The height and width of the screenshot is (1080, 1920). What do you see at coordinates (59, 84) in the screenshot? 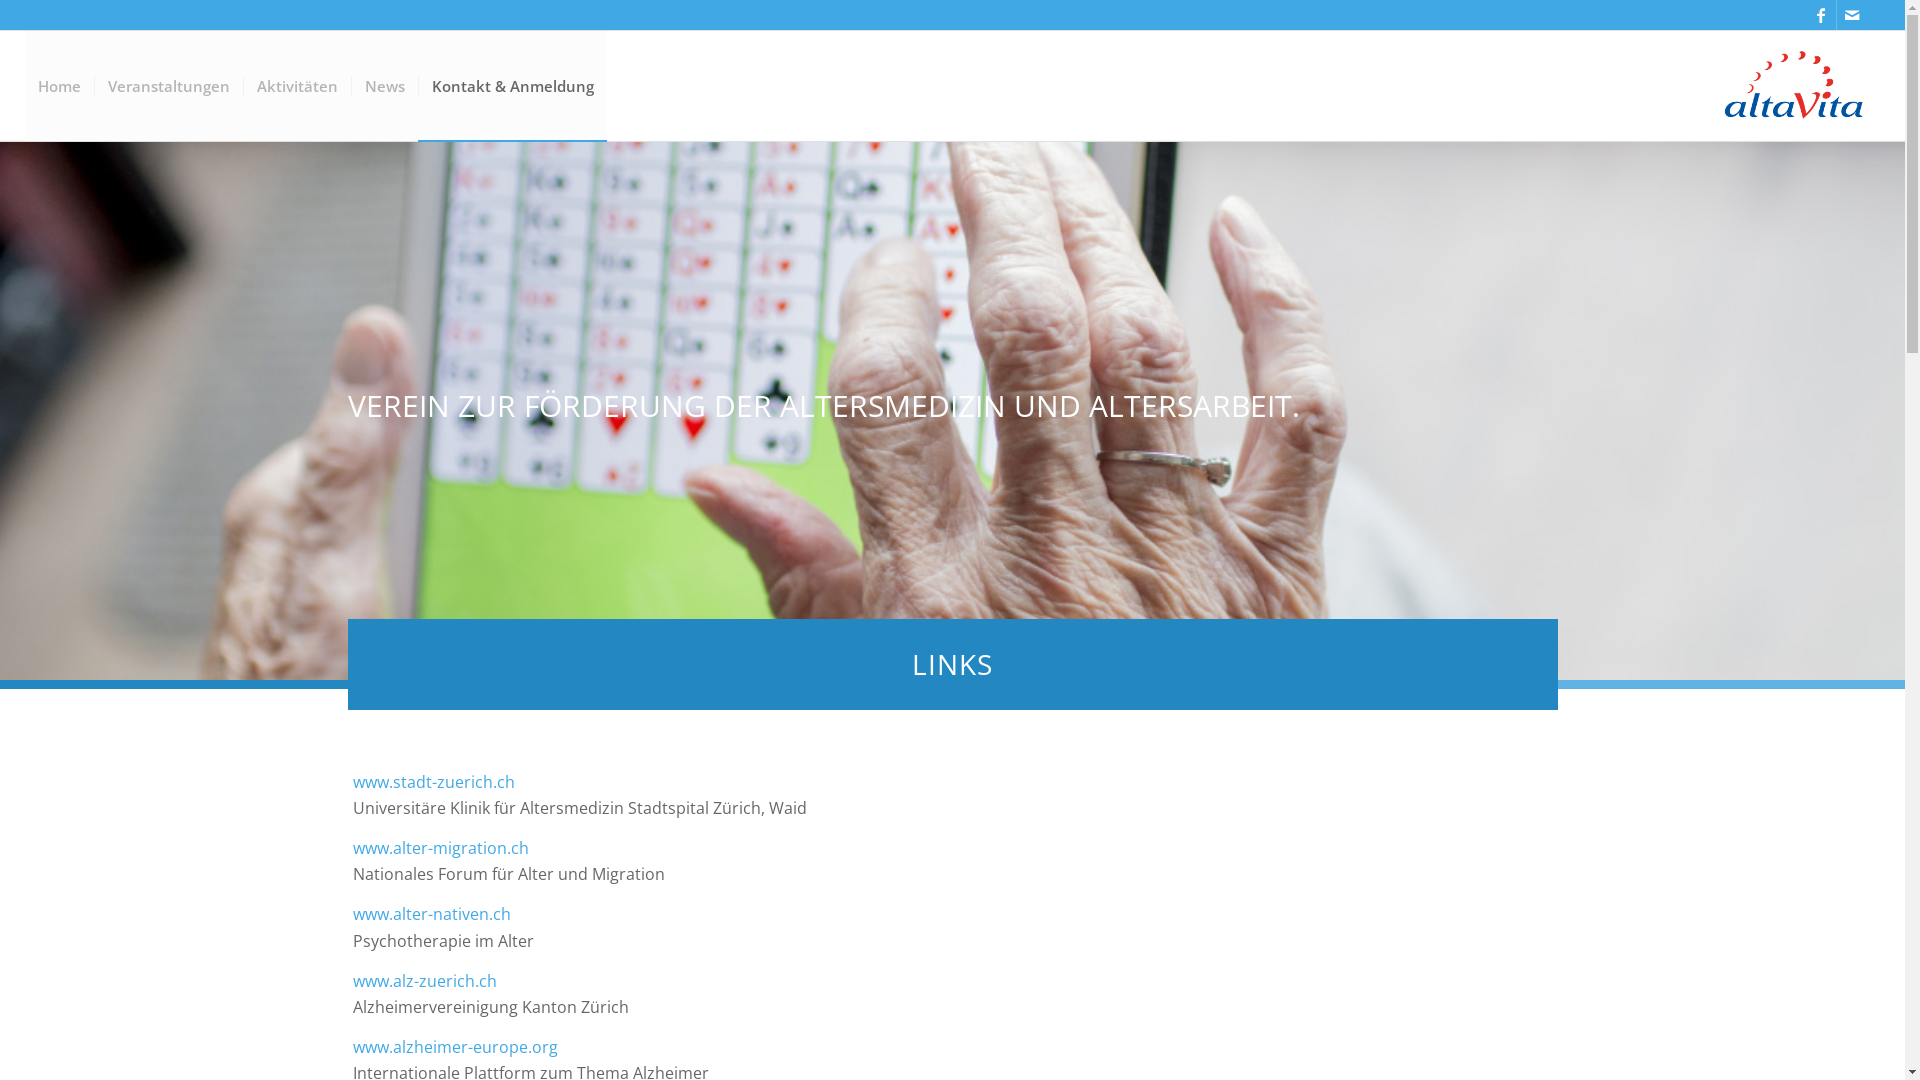
I see `'Home'` at bounding box center [59, 84].